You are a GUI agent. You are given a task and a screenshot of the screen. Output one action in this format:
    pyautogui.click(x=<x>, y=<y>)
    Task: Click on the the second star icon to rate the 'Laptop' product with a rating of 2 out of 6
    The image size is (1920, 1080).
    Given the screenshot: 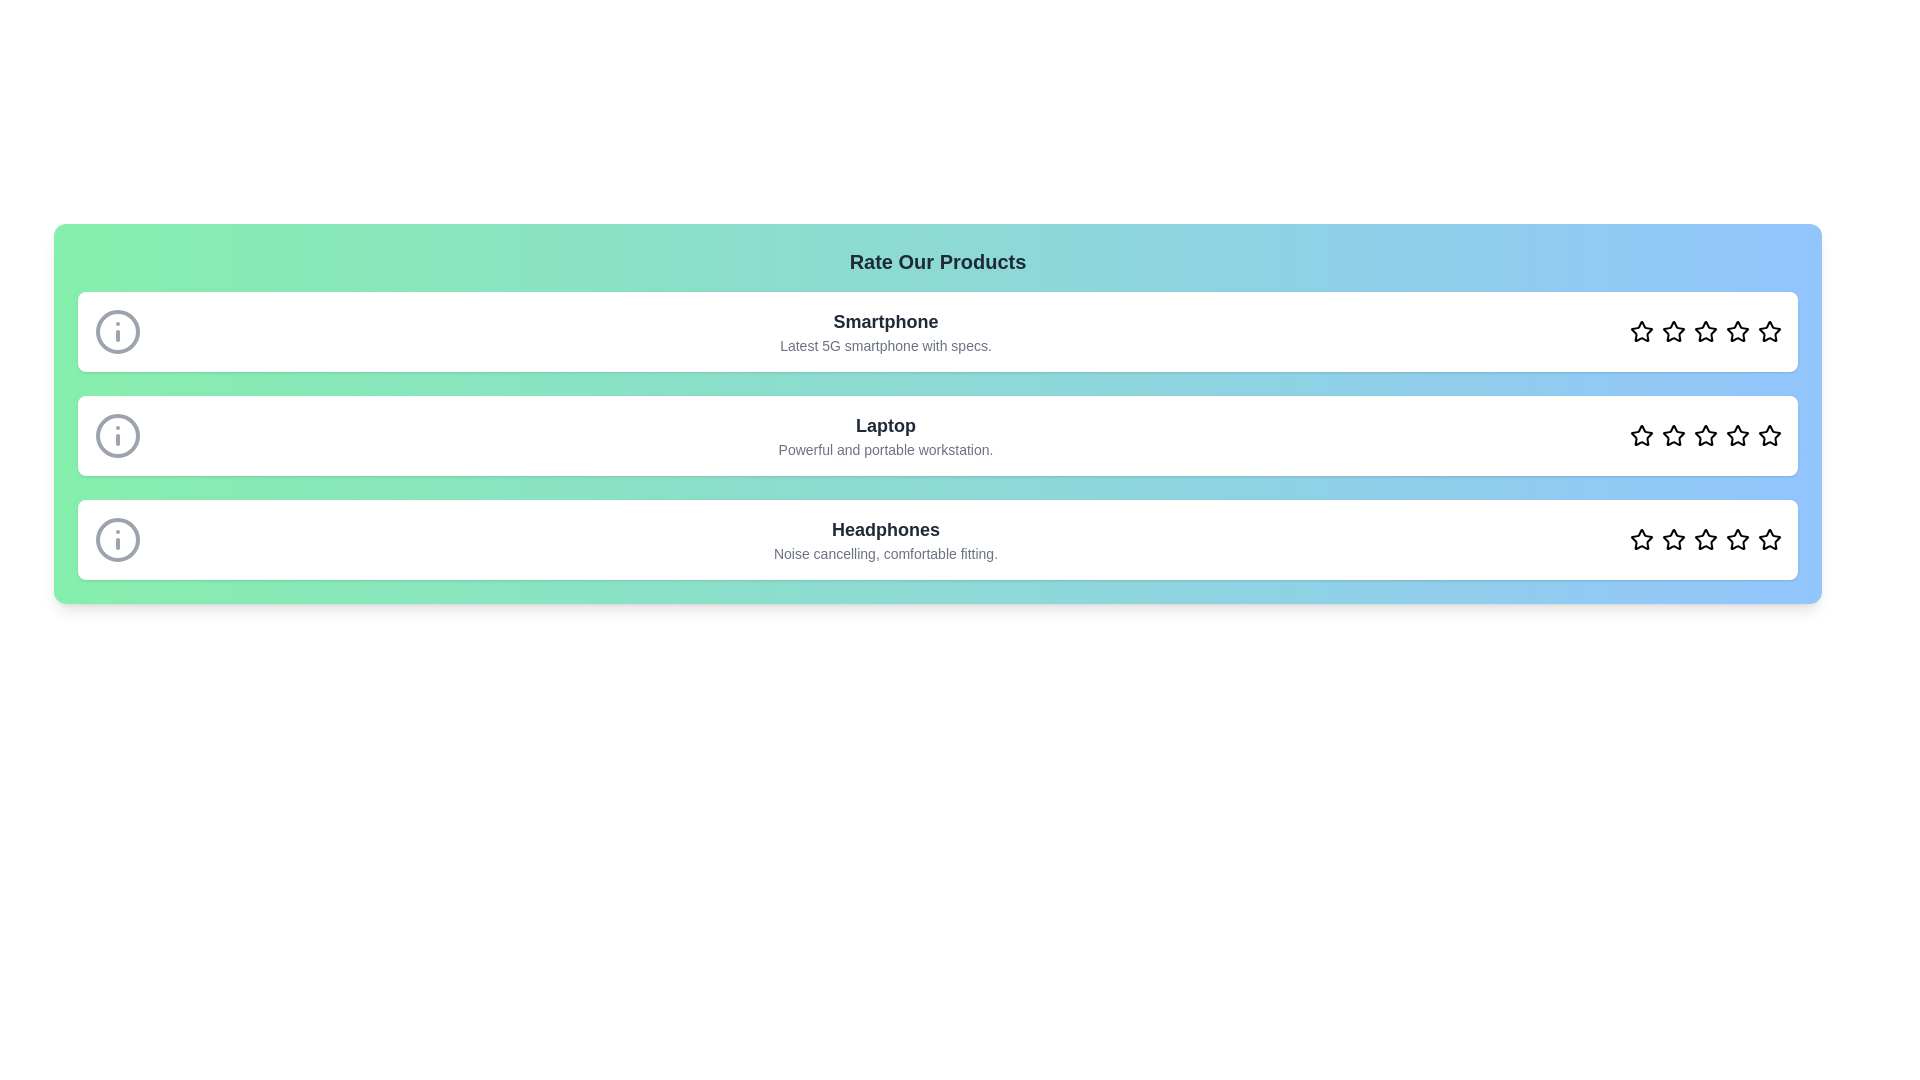 What is the action you would take?
    pyautogui.click(x=1641, y=434)
    